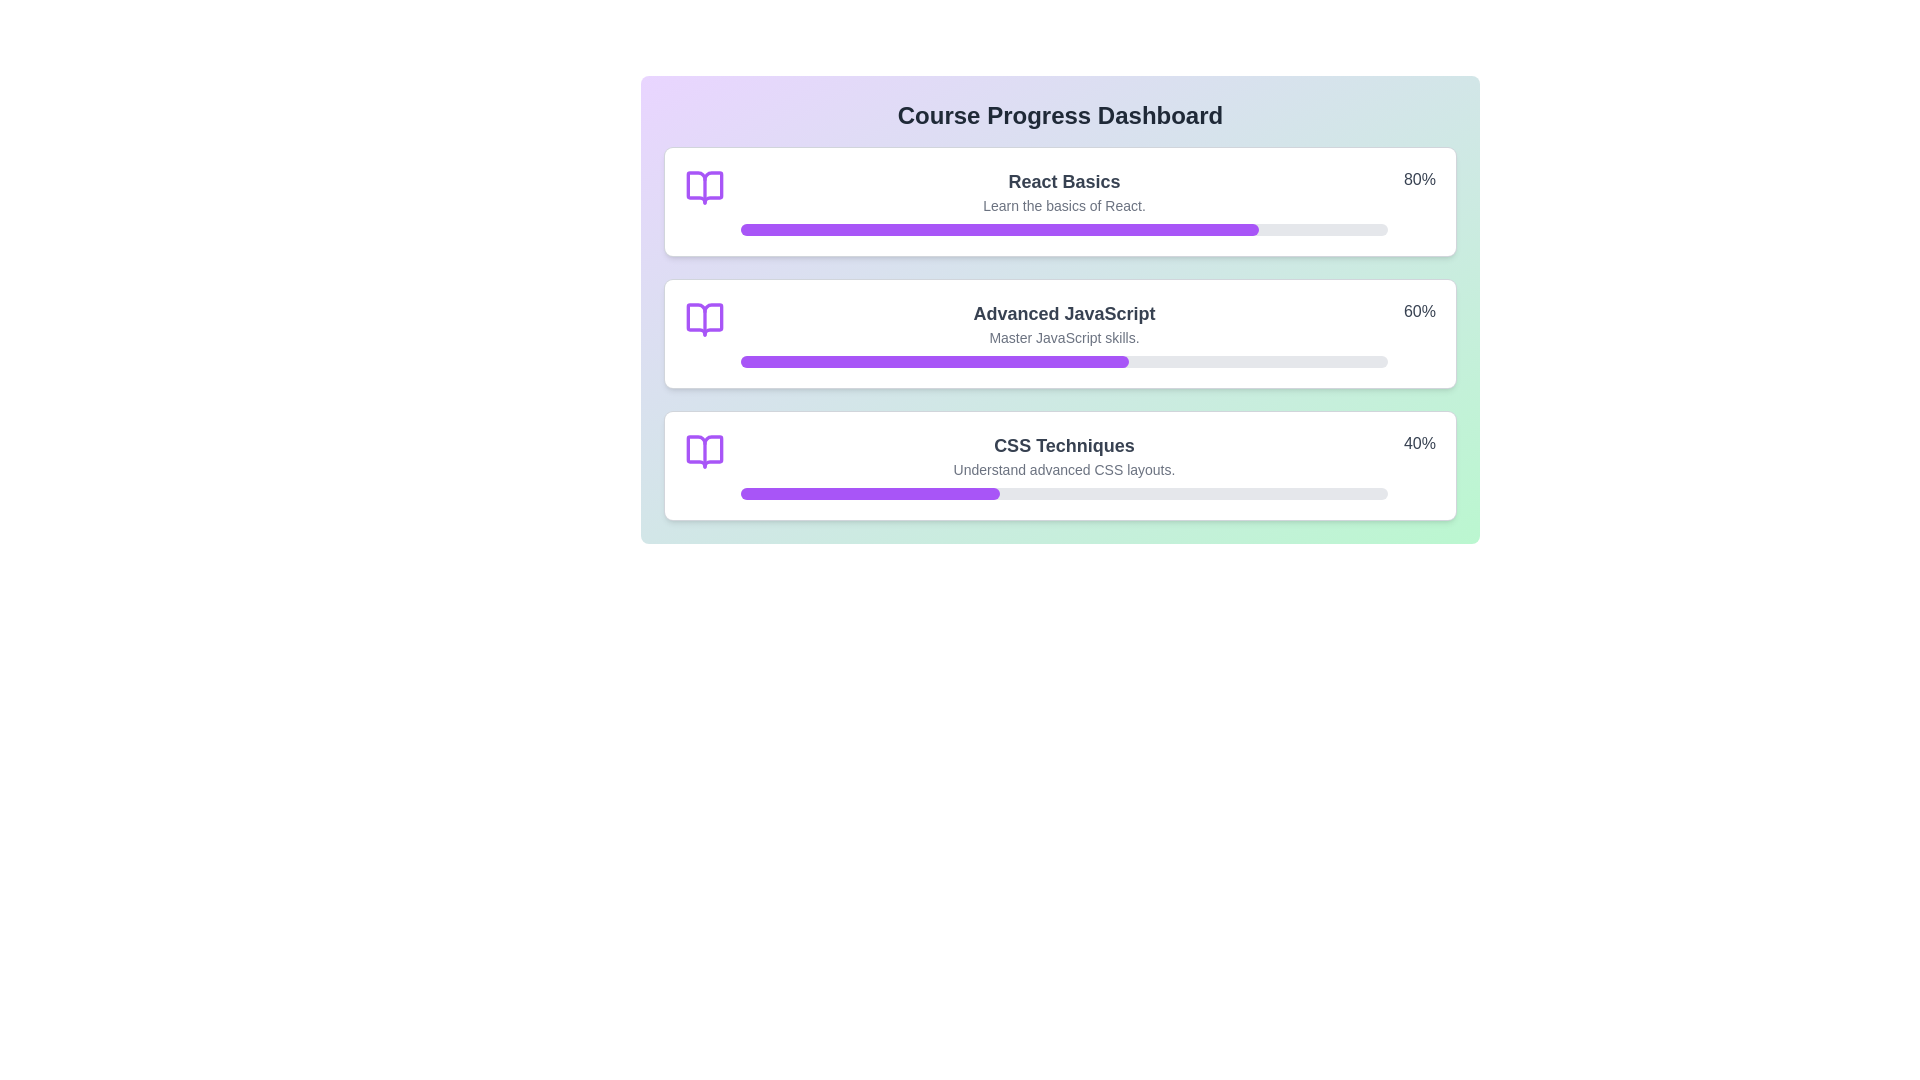 This screenshot has height=1080, width=1920. I want to click on the progress visually of the progress bar representing the completion percentage of the course module labeled 'CSS Techniques', located at the bottom of the 'CSS Techniques' section in the 'Course Progress Dashboard', so click(1063, 493).